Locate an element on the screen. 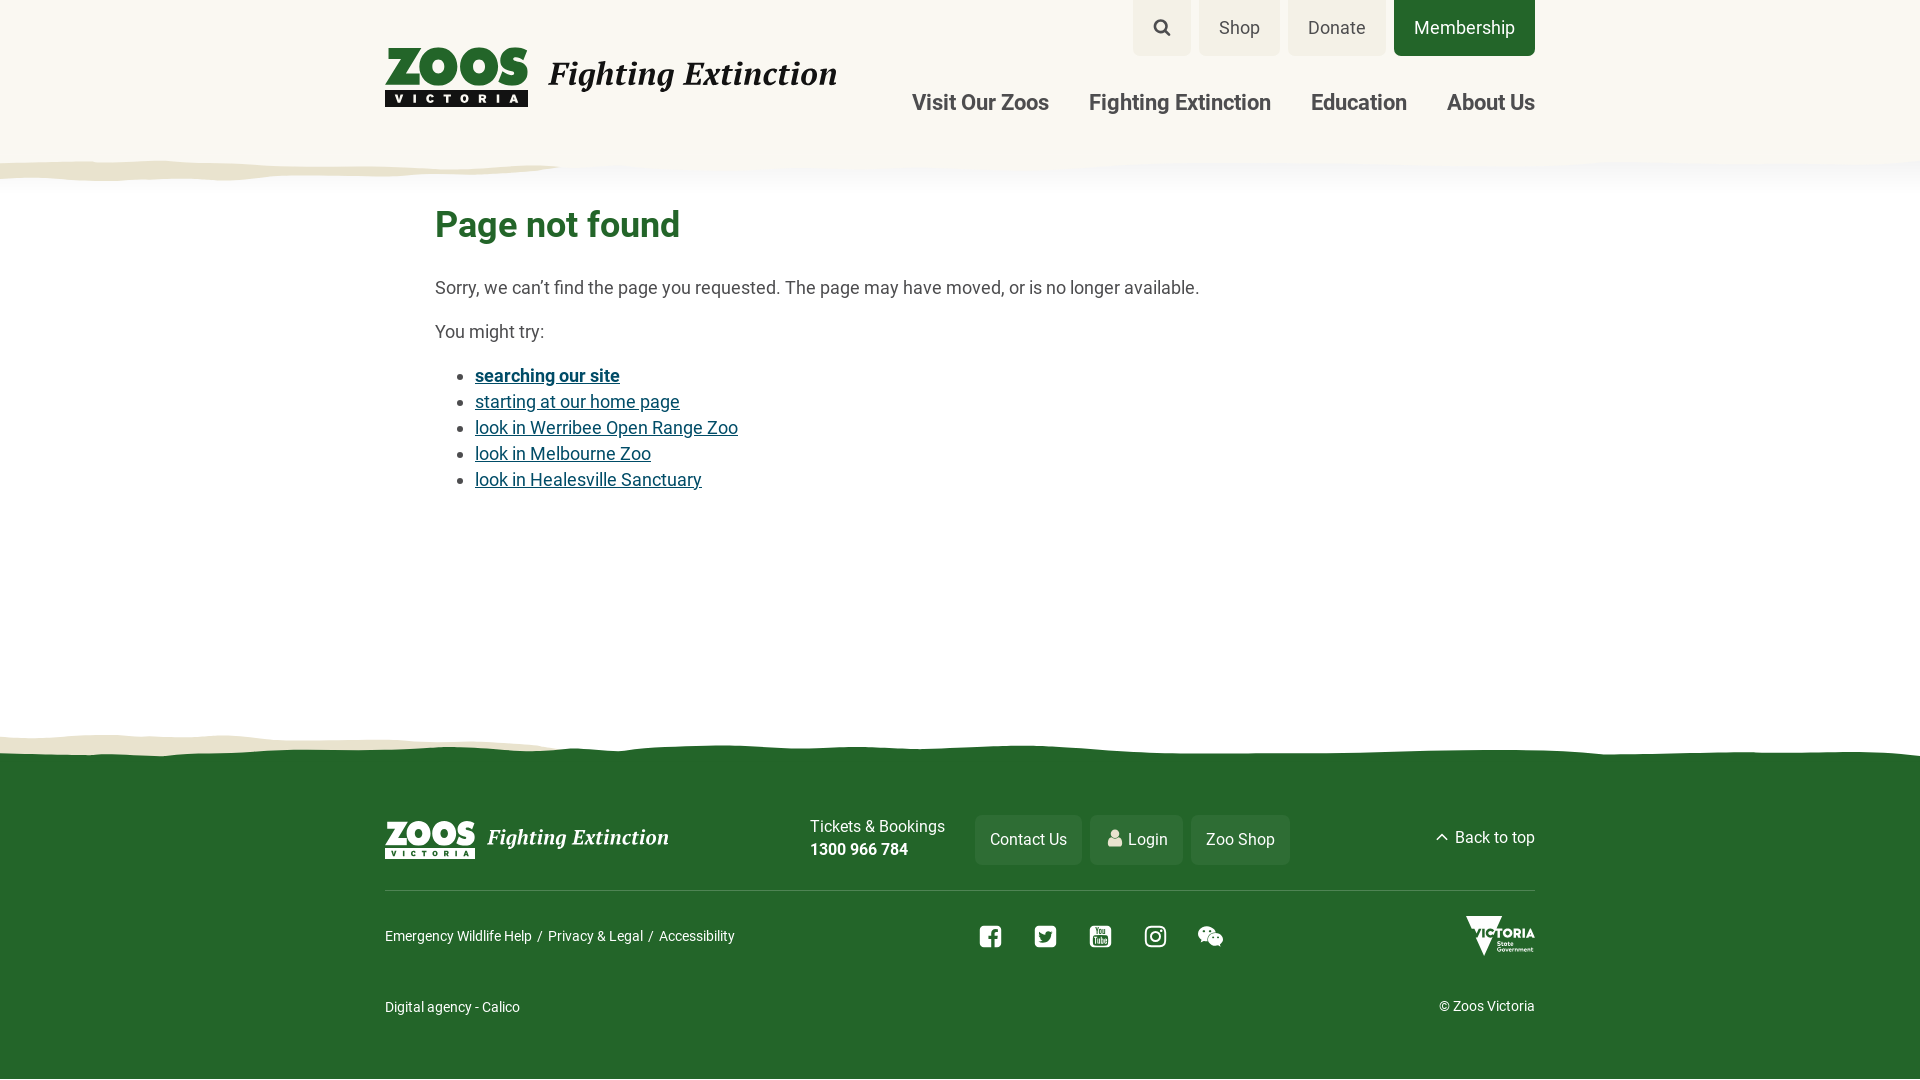 Image resolution: width=1920 pixels, height=1080 pixels. 'Donate' is located at coordinates (1337, 27).